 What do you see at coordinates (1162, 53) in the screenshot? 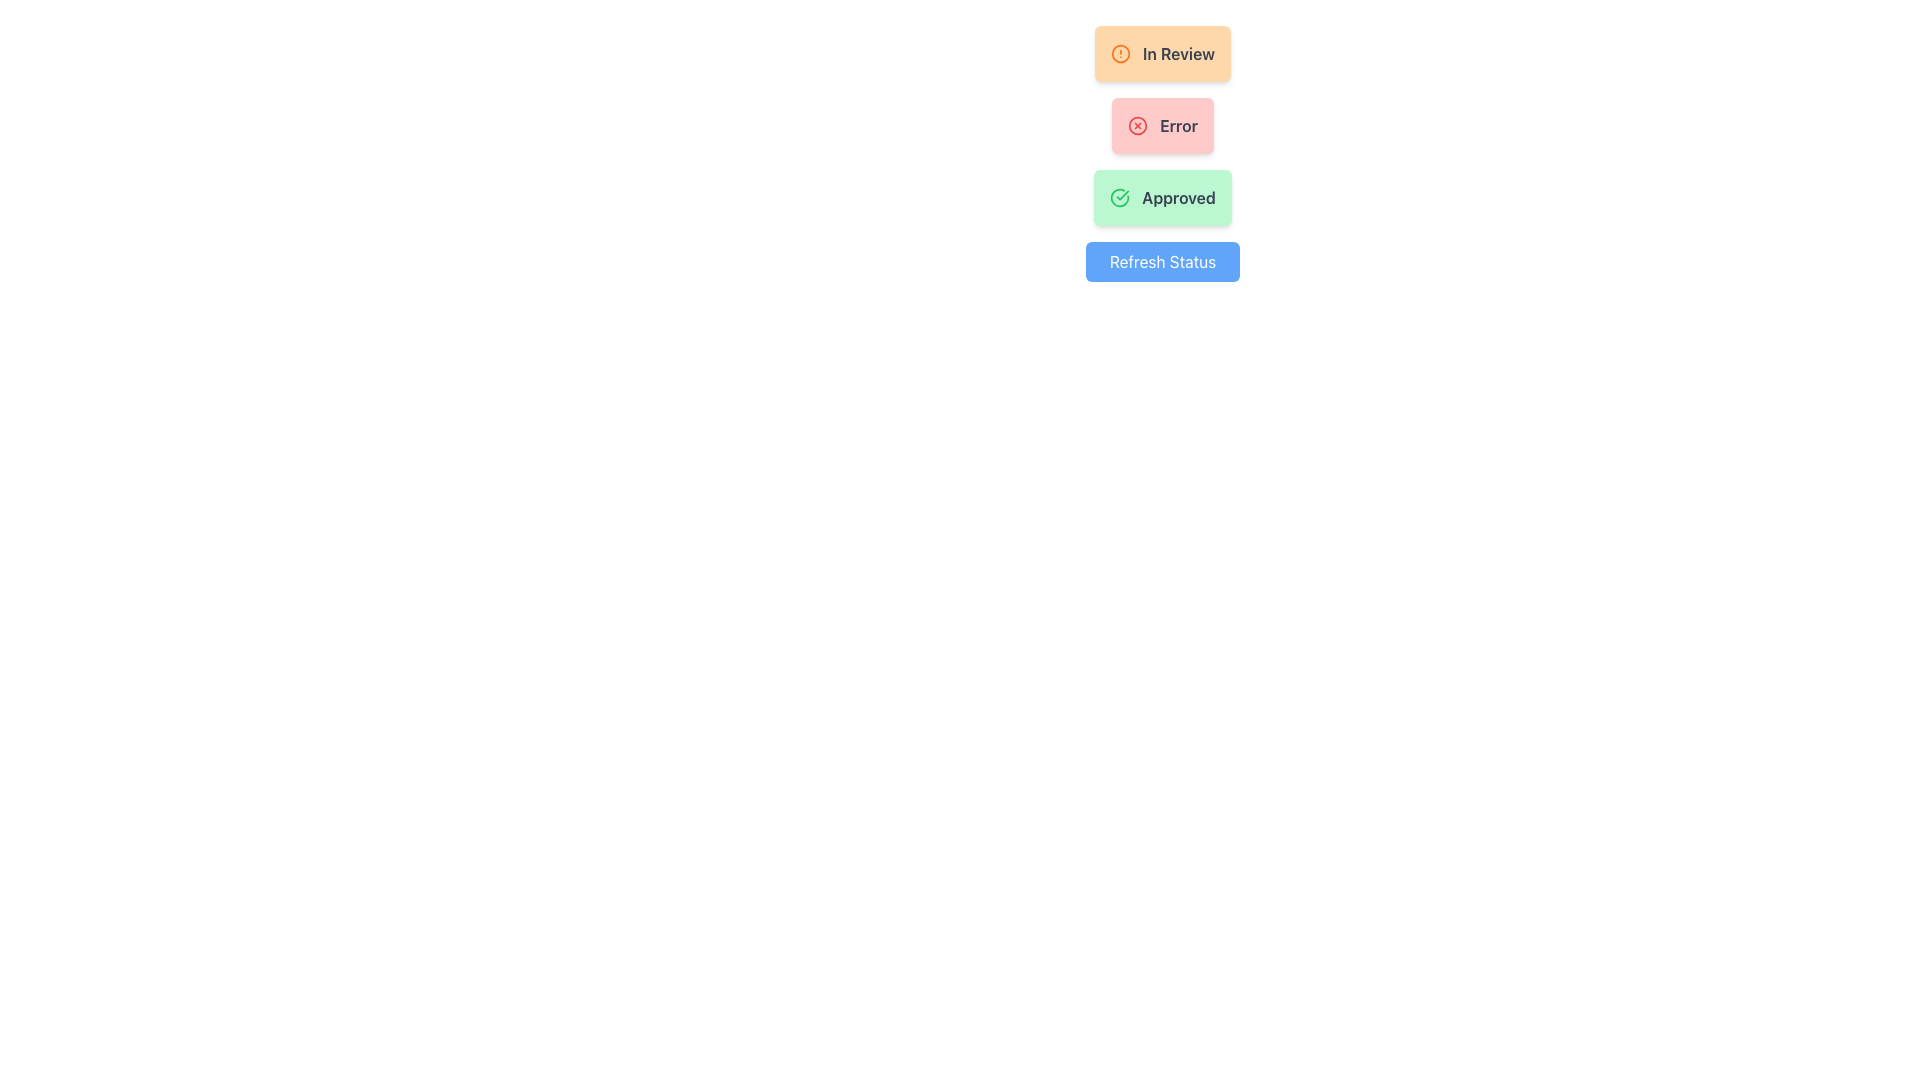
I see `the 'In Review' status indicator, which is a horizontally aligned rectangular button with rounded corners, light orange background, and an exclamation mark icon` at bounding box center [1162, 53].